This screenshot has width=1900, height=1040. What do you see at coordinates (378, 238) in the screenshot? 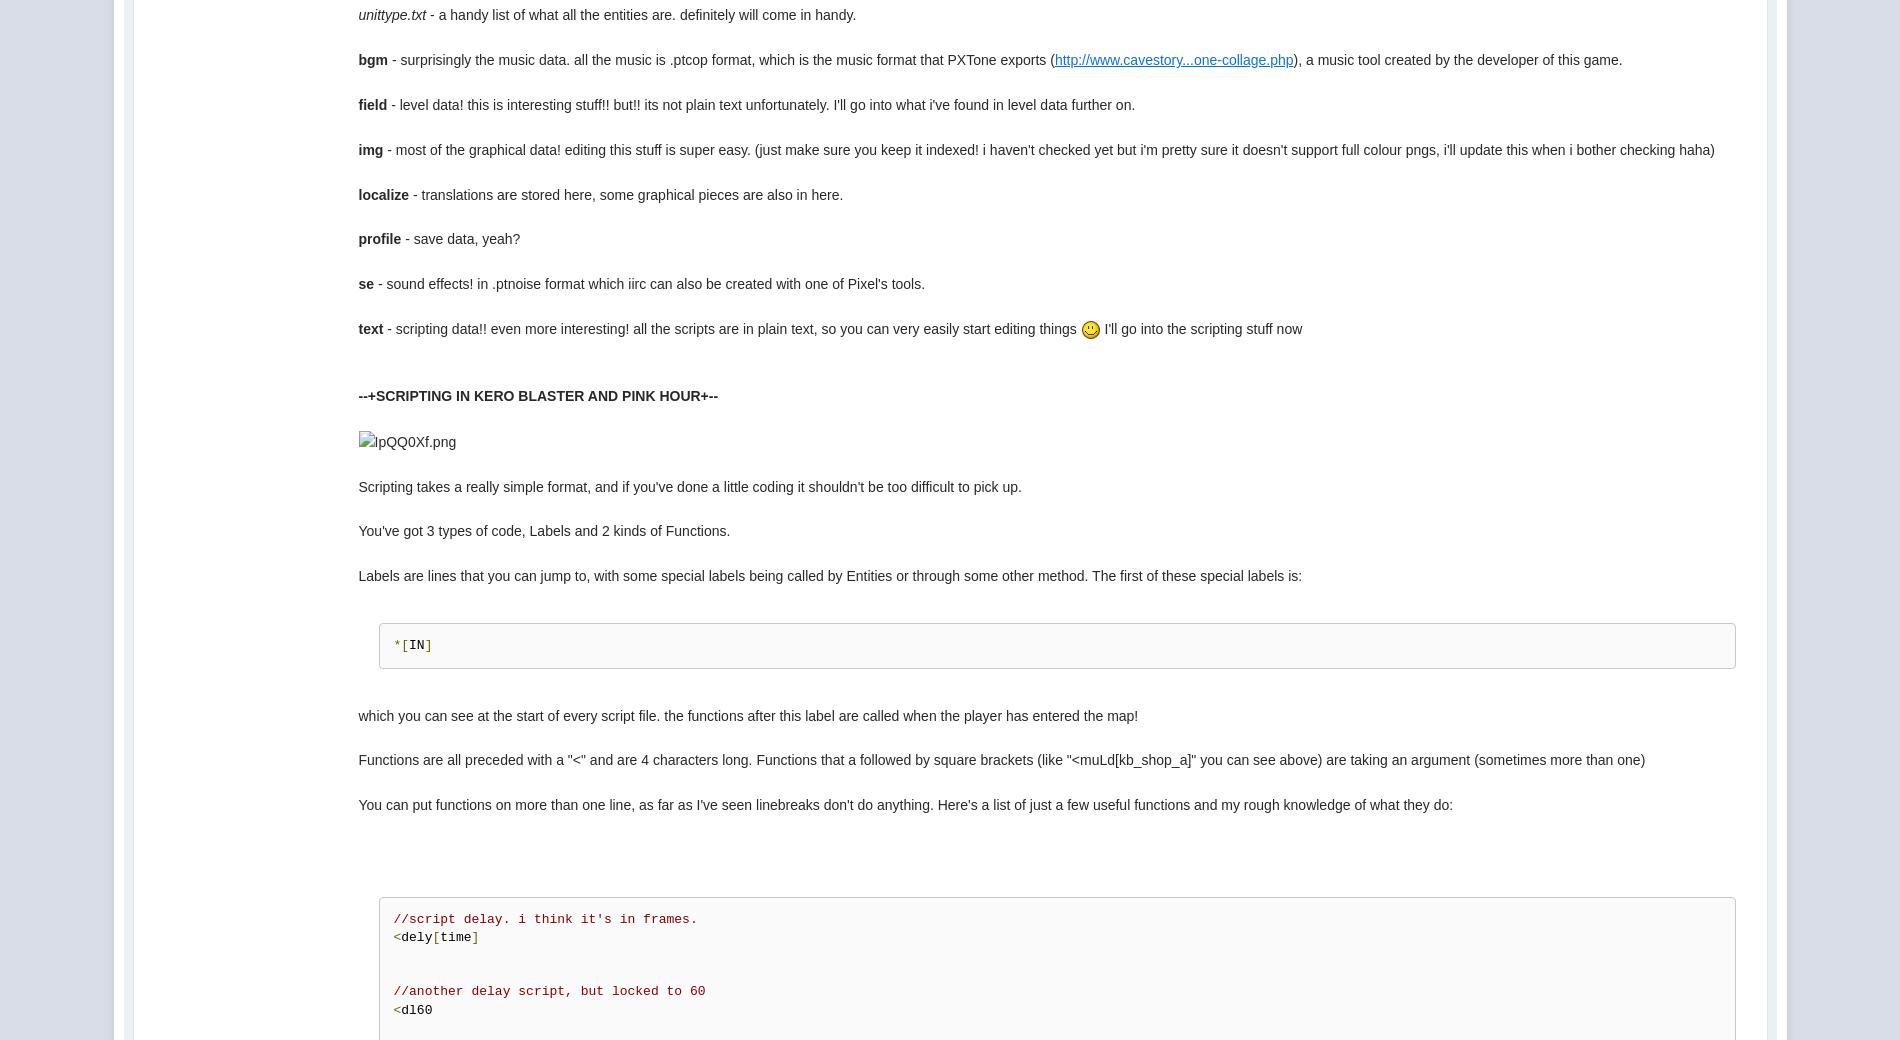
I see `'profile'` at bounding box center [378, 238].